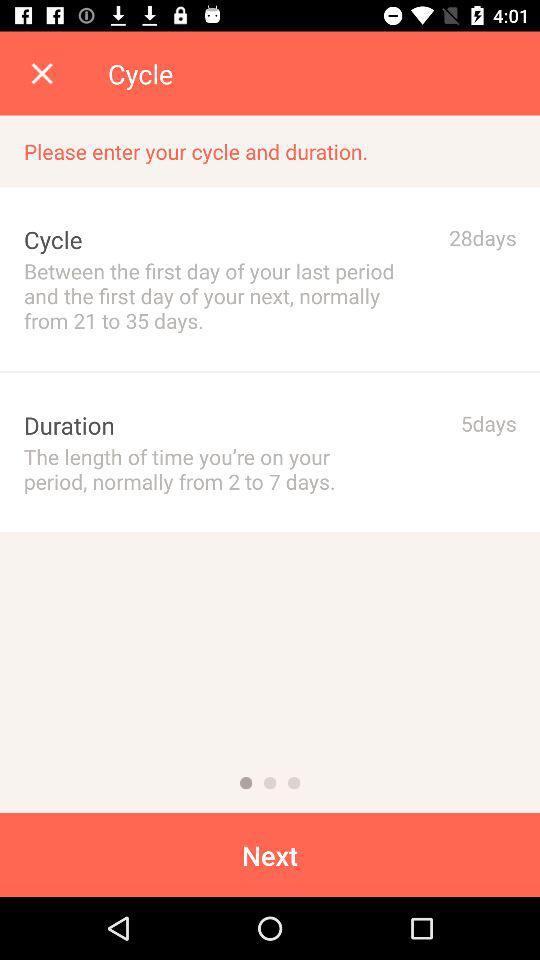  Describe the element at coordinates (42, 73) in the screenshot. I see `the close icon` at that location.